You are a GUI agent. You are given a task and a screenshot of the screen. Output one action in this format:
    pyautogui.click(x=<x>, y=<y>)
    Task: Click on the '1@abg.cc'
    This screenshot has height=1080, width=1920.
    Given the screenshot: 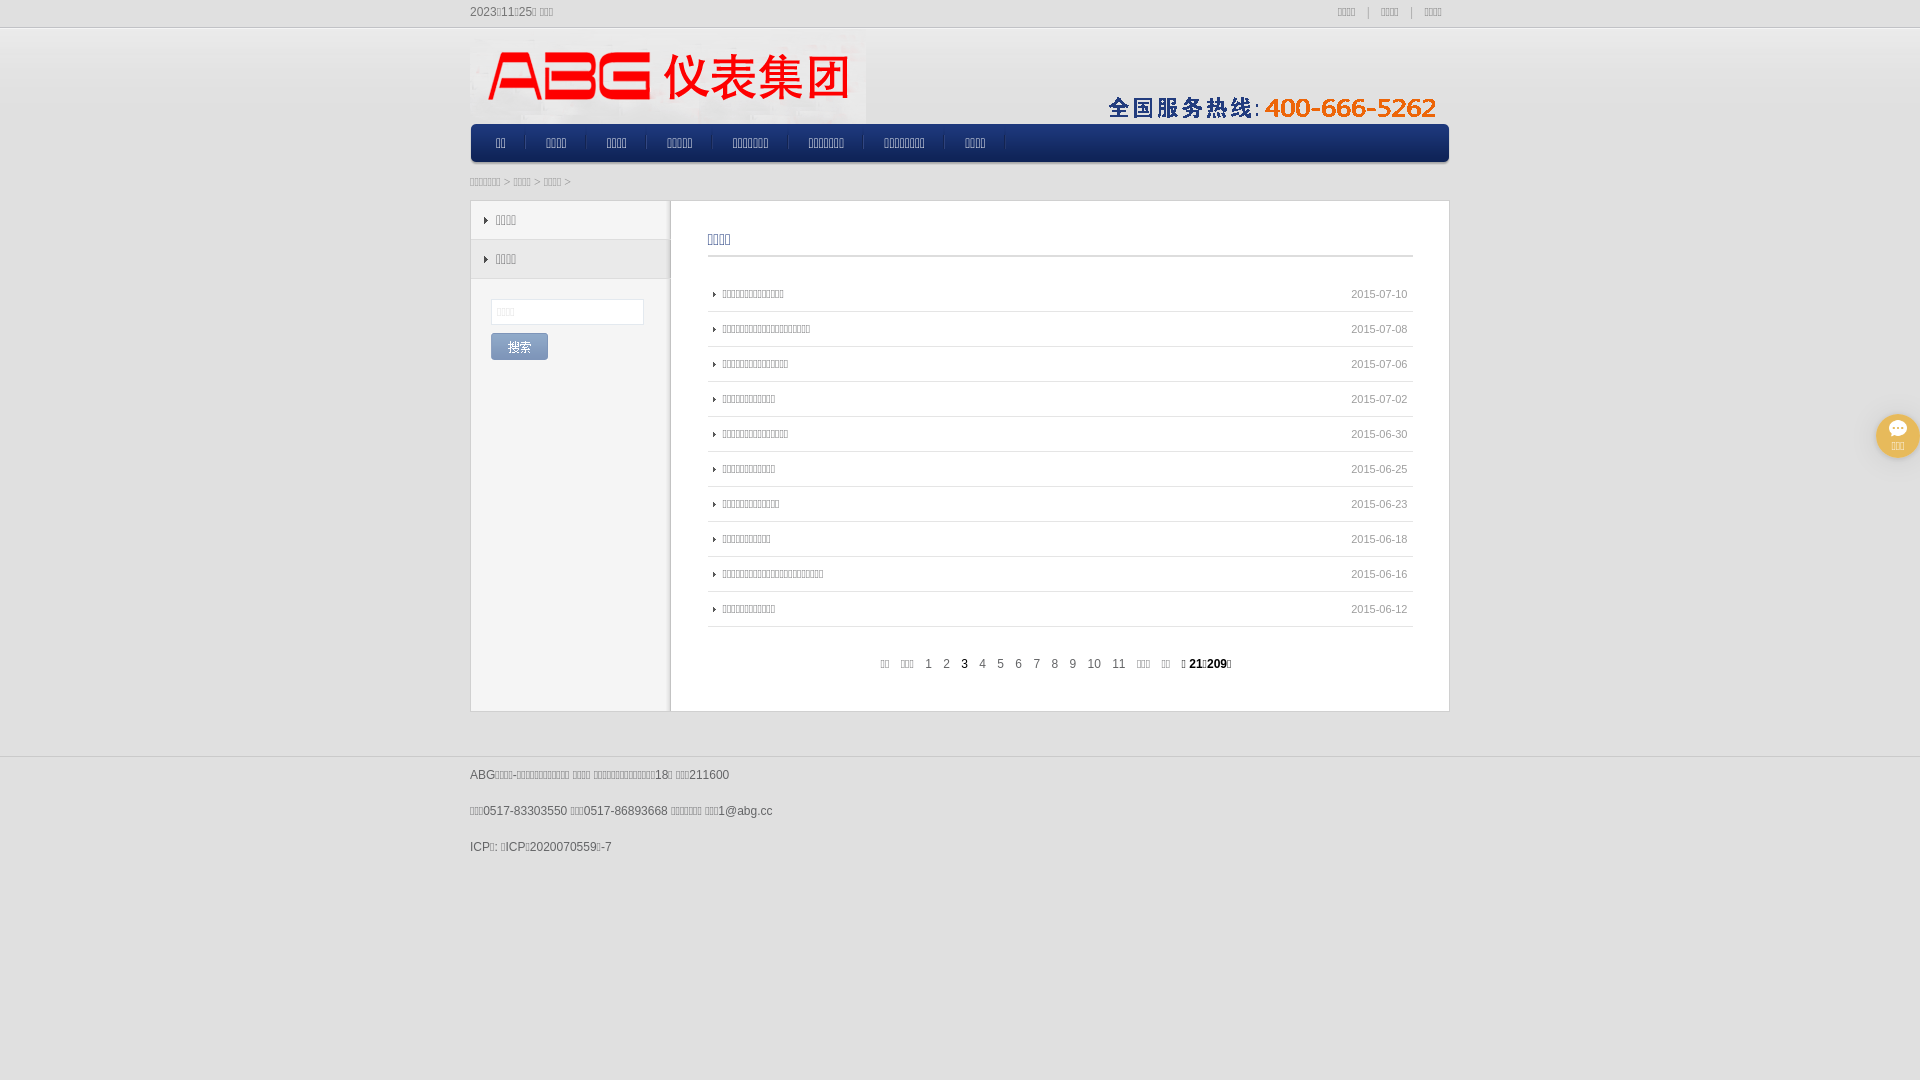 What is the action you would take?
    pyautogui.click(x=743, y=810)
    